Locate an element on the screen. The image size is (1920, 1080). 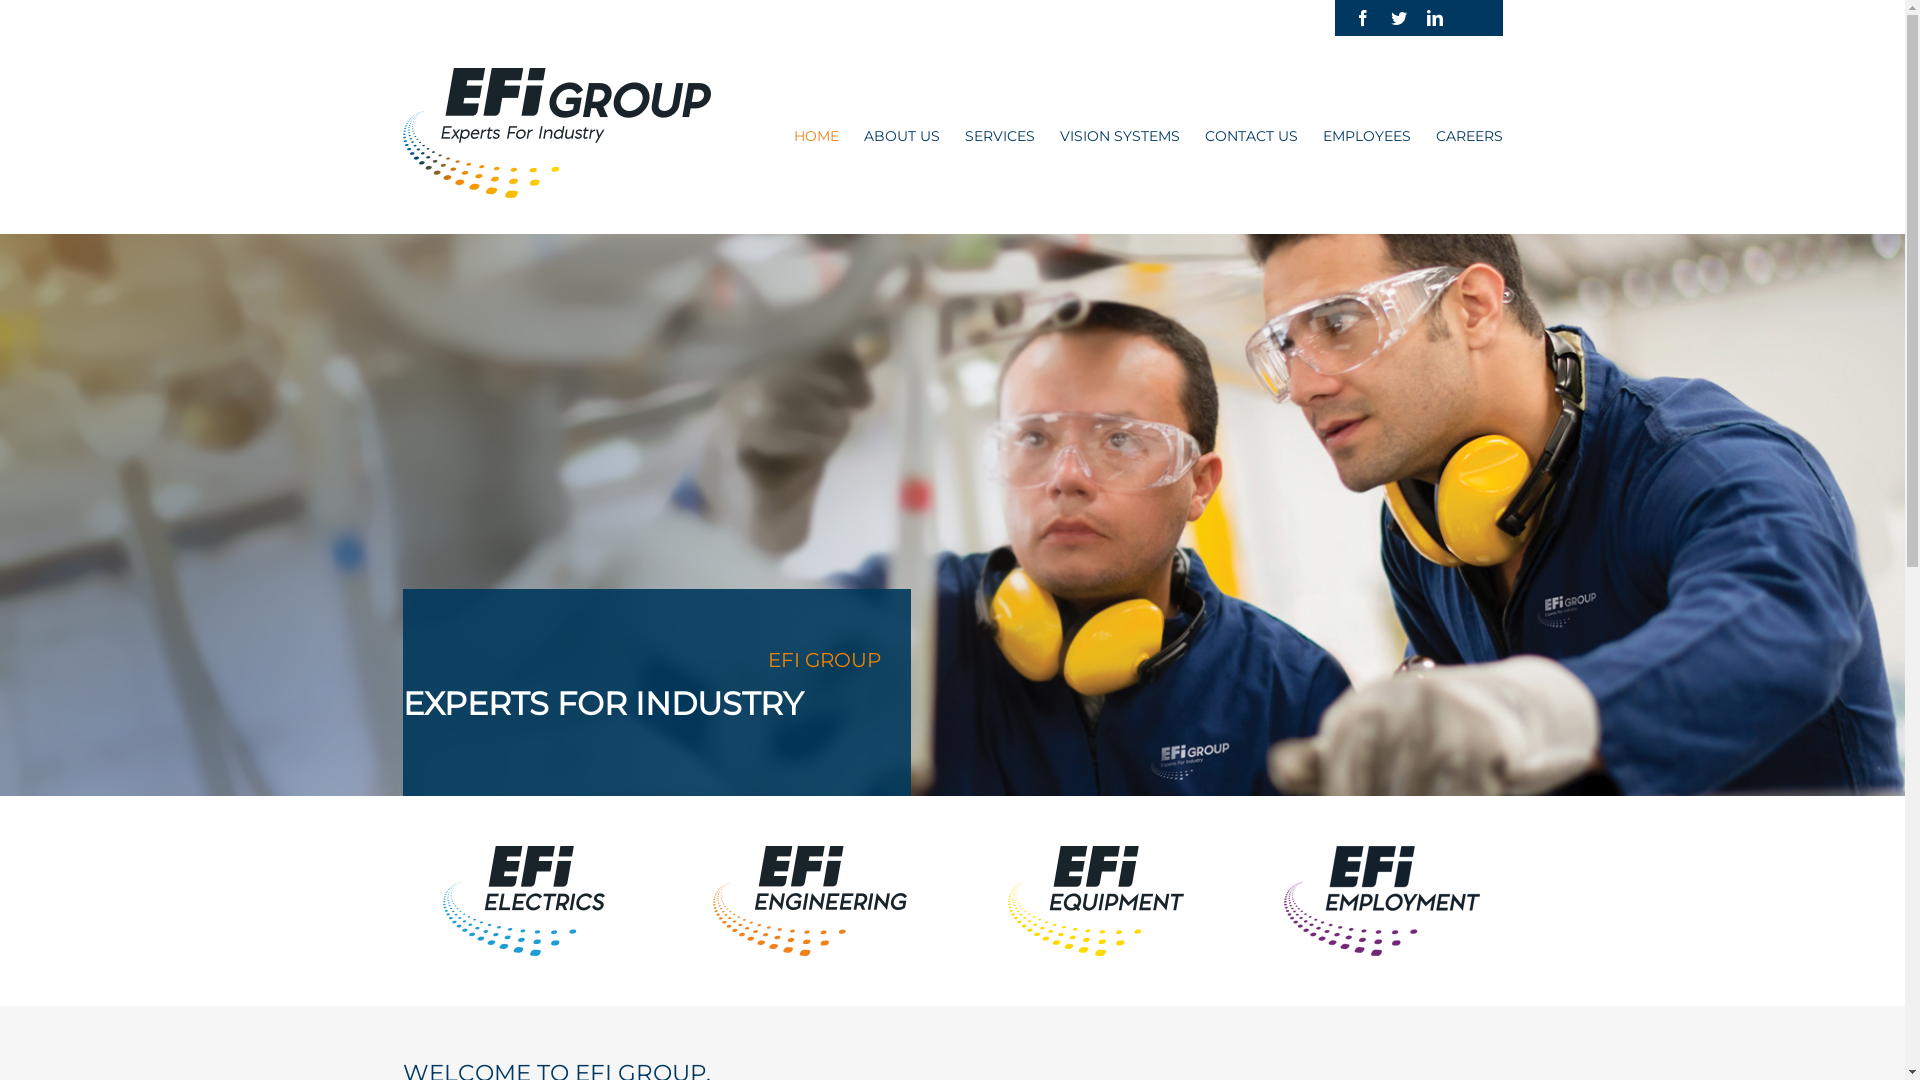
'Twitter' is located at coordinates (1396, 18).